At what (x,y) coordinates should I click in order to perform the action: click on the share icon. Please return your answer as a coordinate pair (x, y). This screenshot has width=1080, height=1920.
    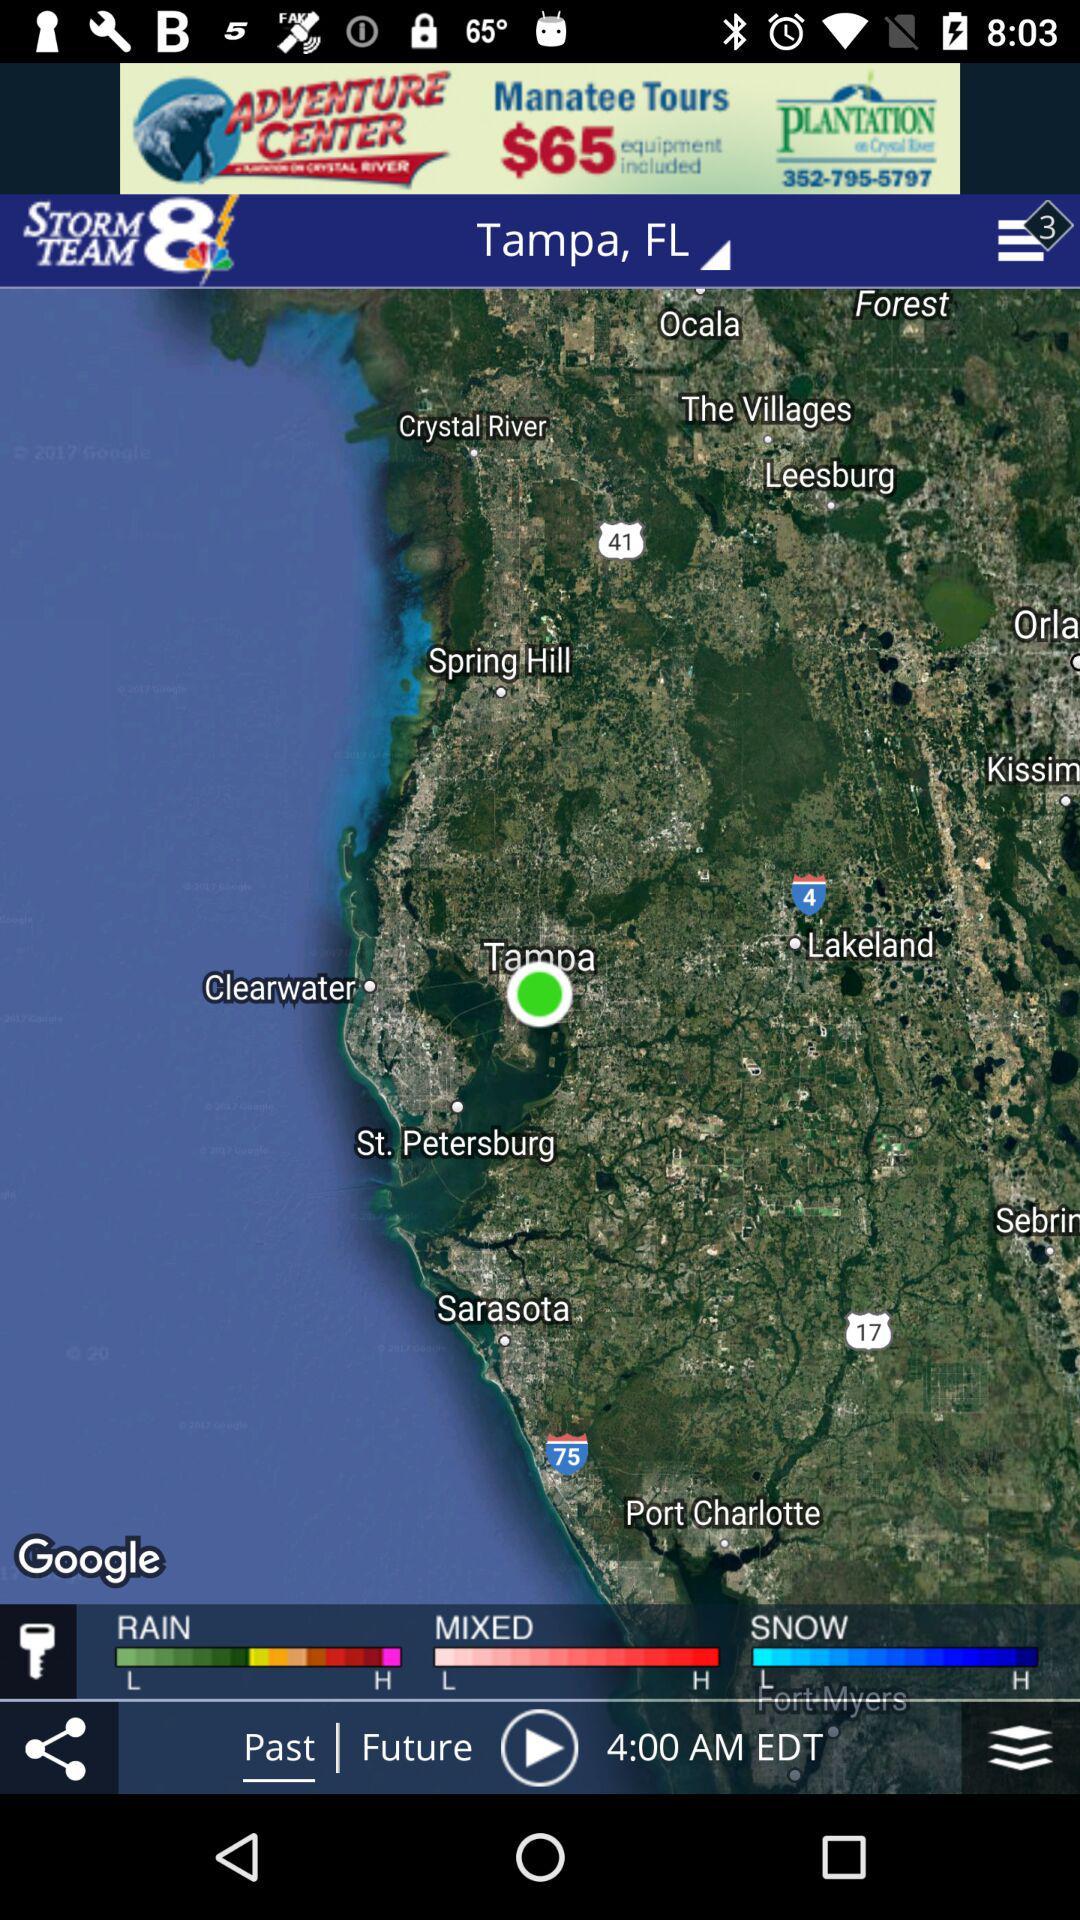
    Looking at the image, I should click on (58, 1746).